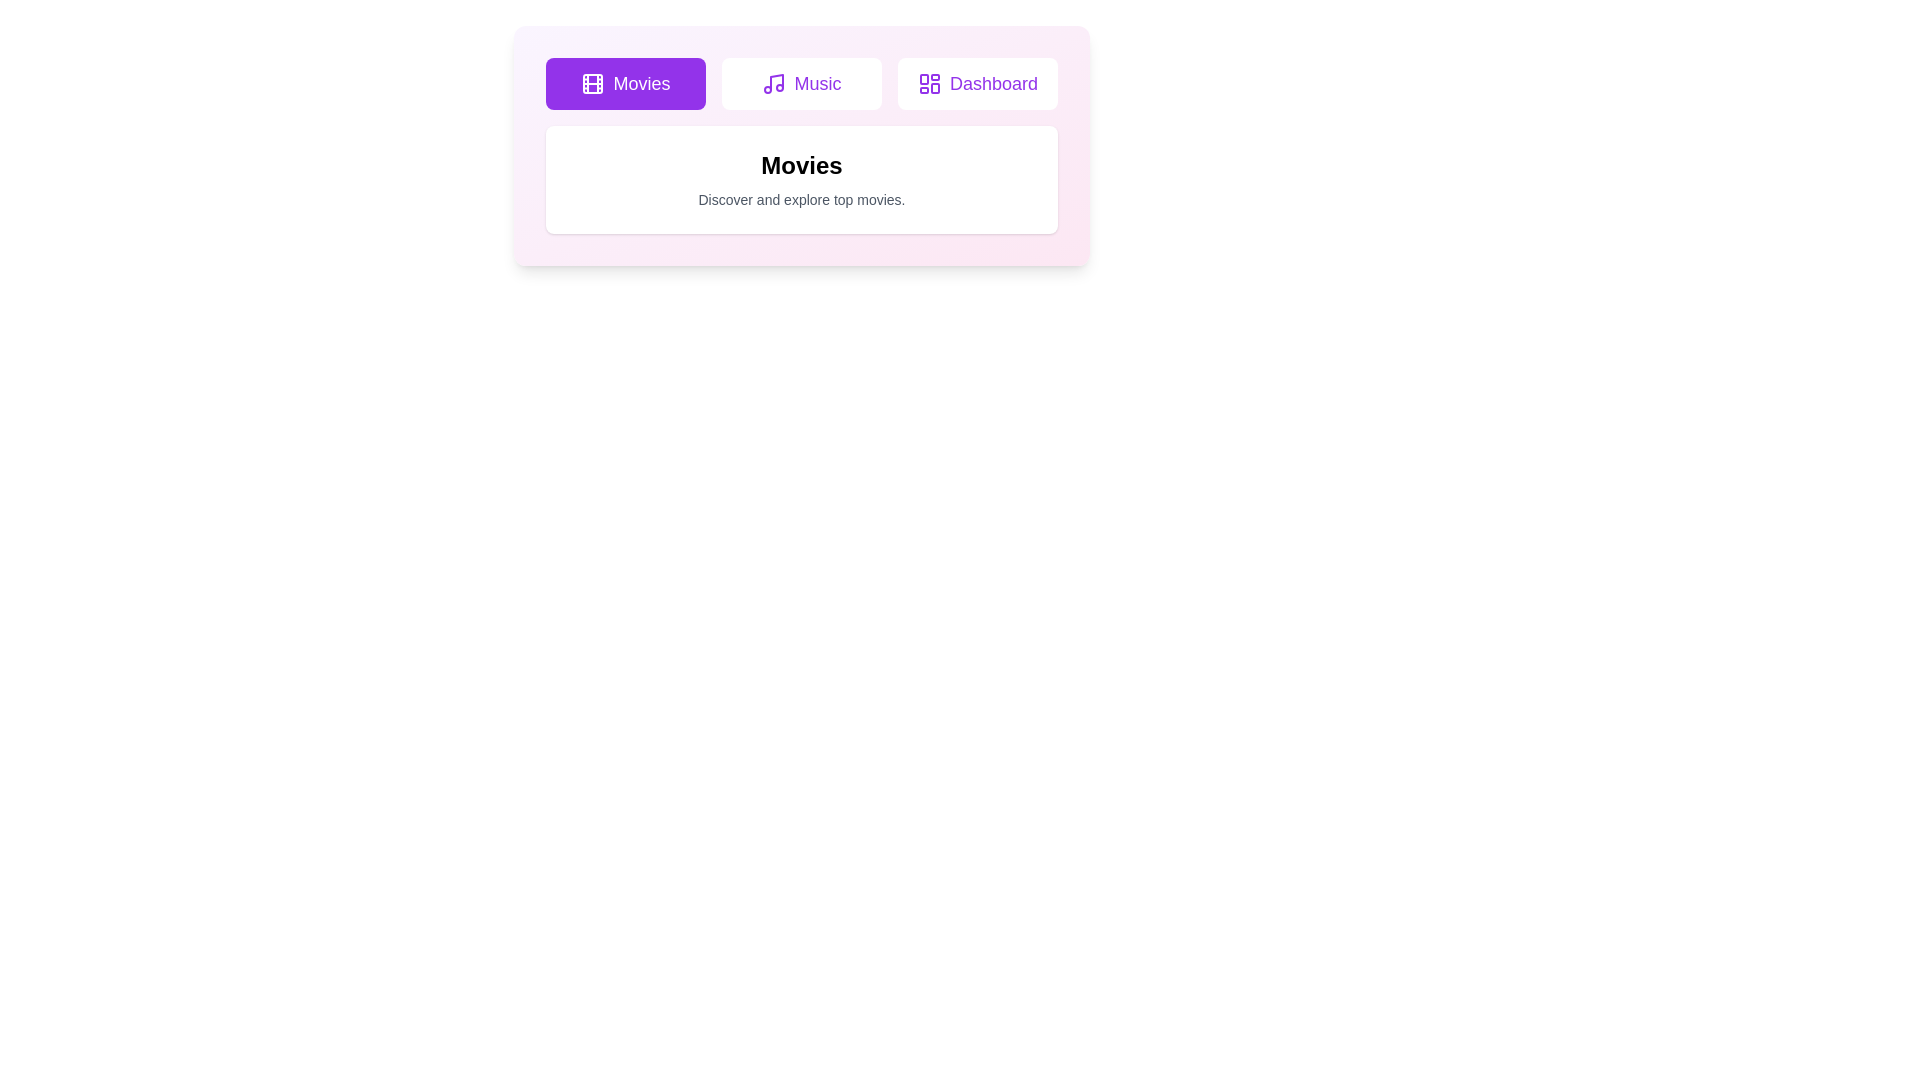 Image resolution: width=1920 pixels, height=1080 pixels. I want to click on the tab button labeled Movies to switch to the corresponding tab, so click(624, 83).